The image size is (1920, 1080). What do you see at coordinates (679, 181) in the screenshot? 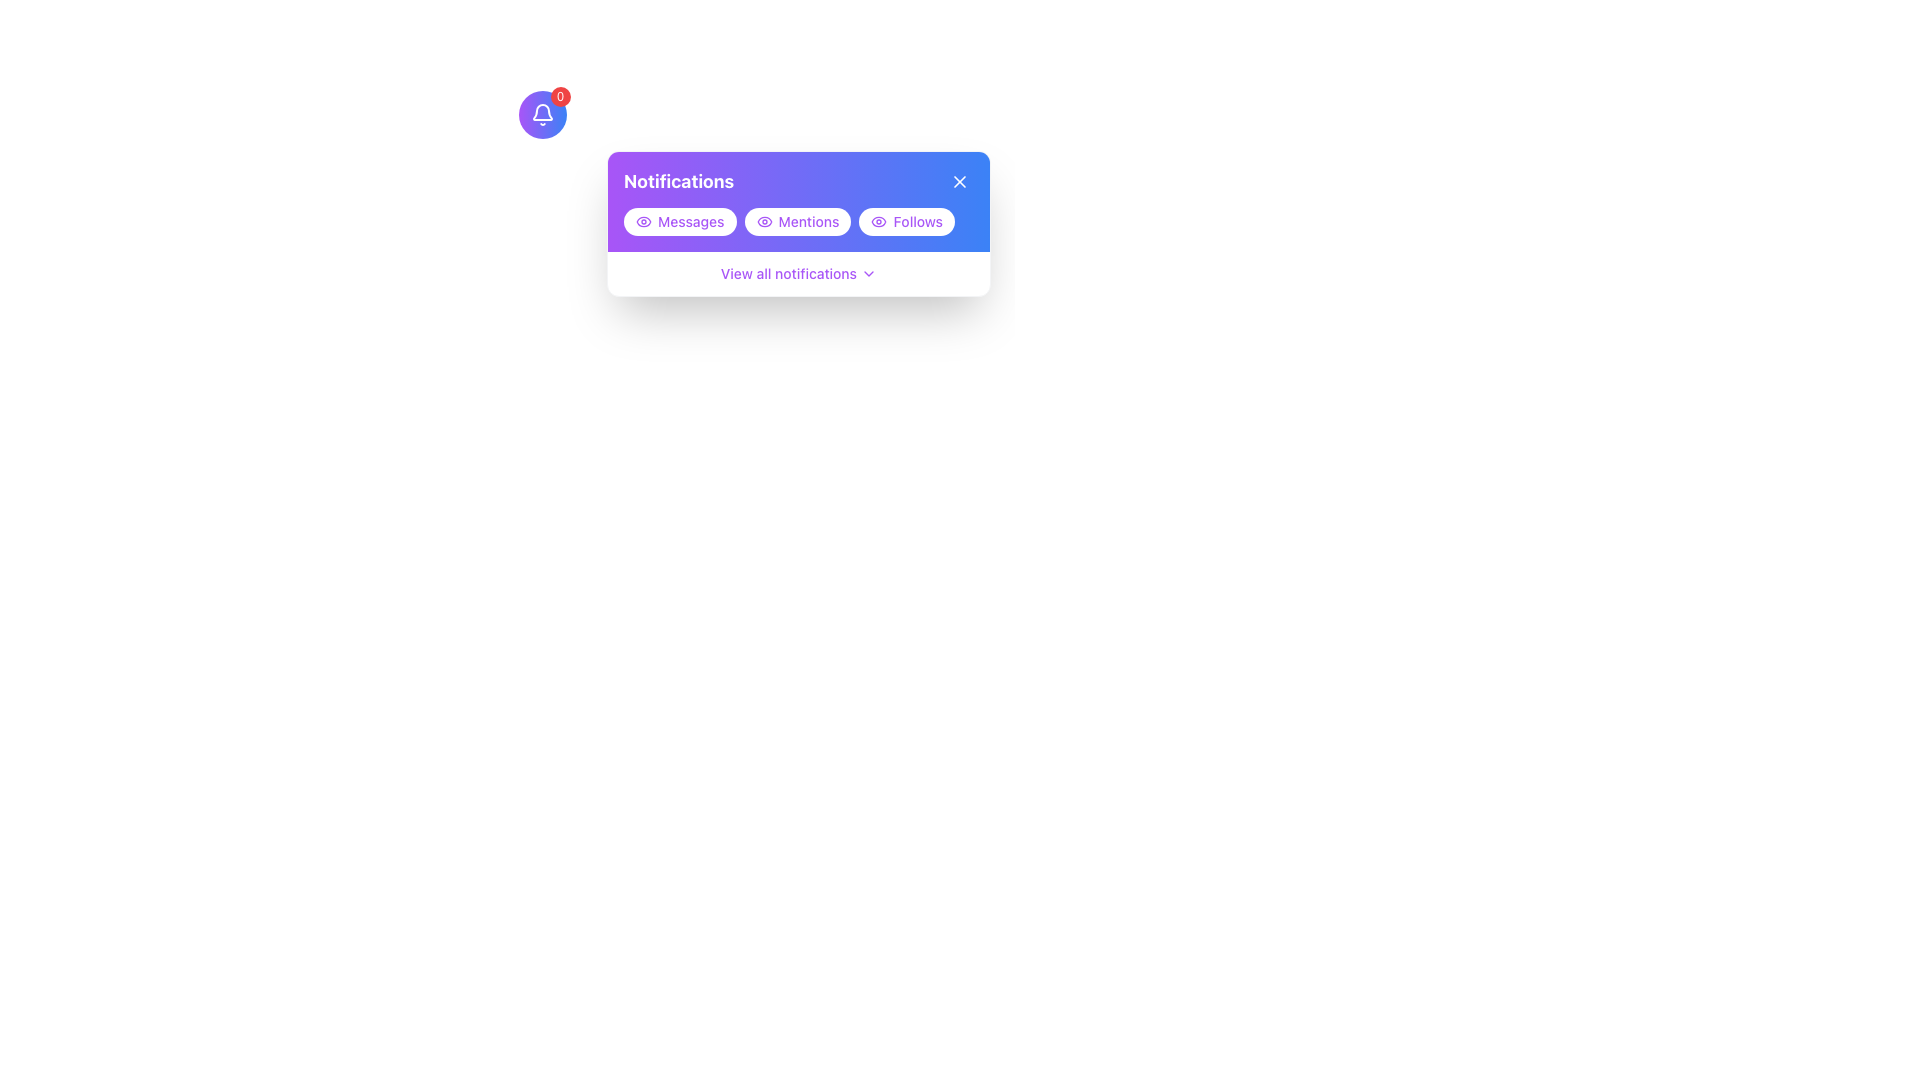
I see `the bold text label displaying 'Notifications' styled in white font on a gradient purple background, located at the top-left corner of the notification popup` at bounding box center [679, 181].